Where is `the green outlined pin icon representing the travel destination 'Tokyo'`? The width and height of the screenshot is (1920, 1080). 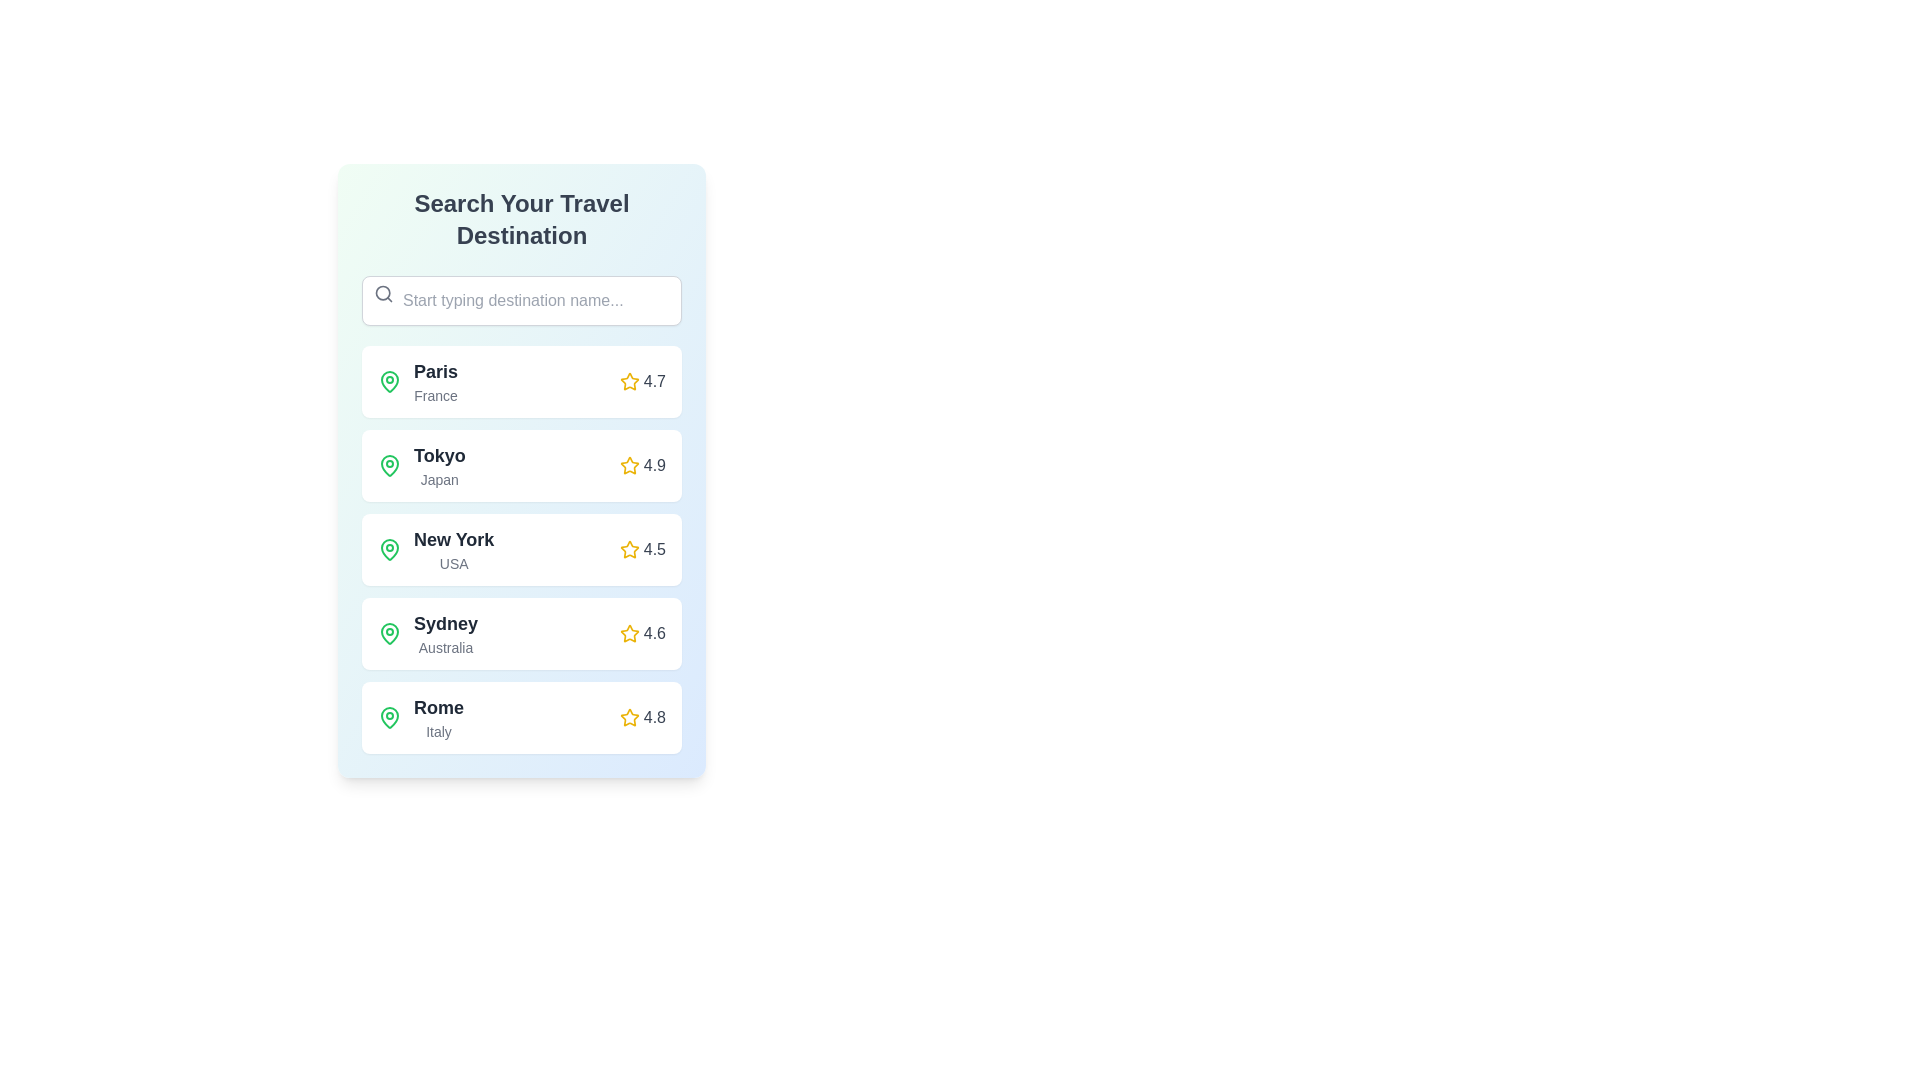 the green outlined pin icon representing the travel destination 'Tokyo' is located at coordinates (389, 465).